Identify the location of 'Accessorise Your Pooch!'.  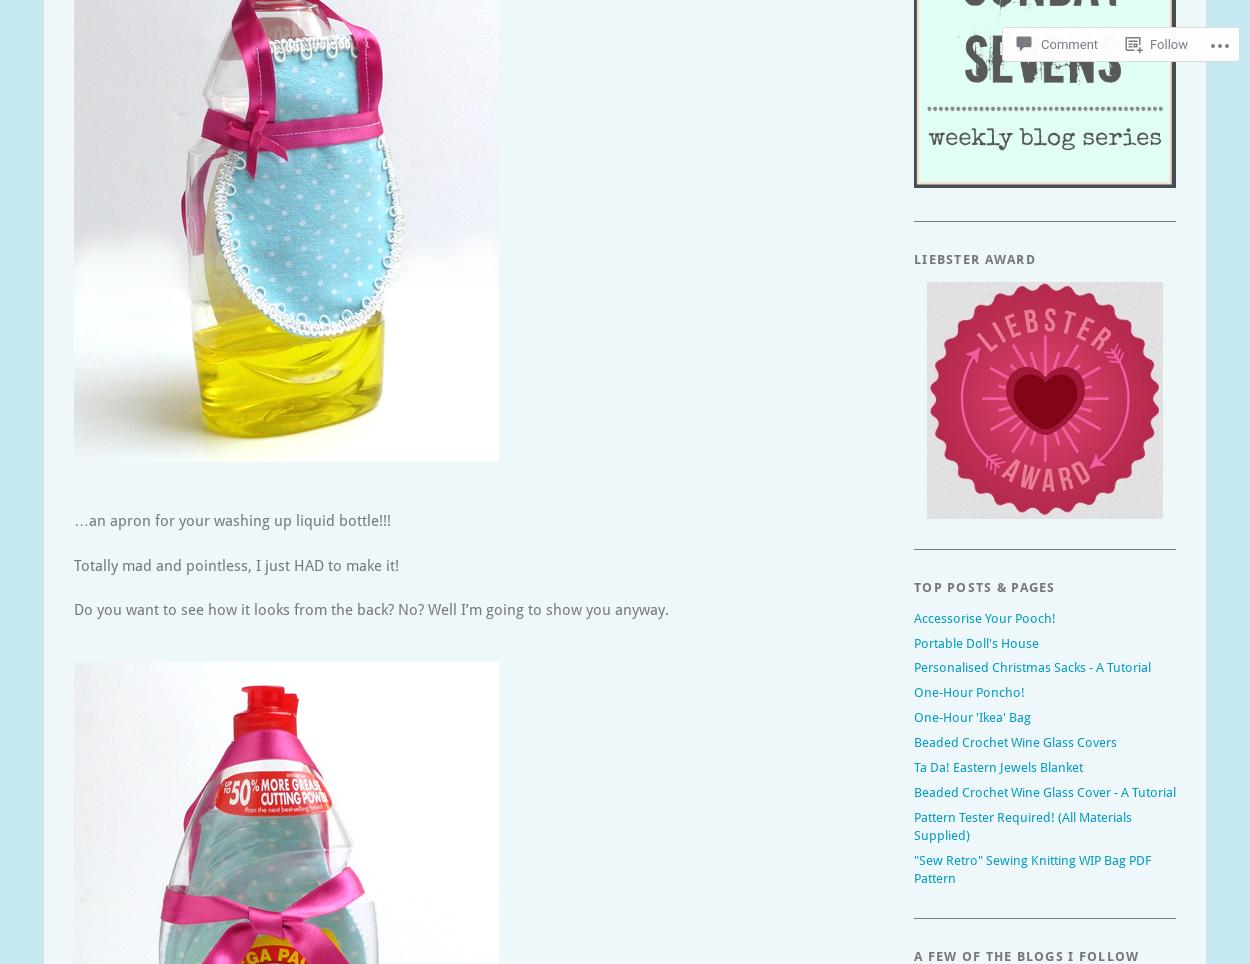
(984, 617).